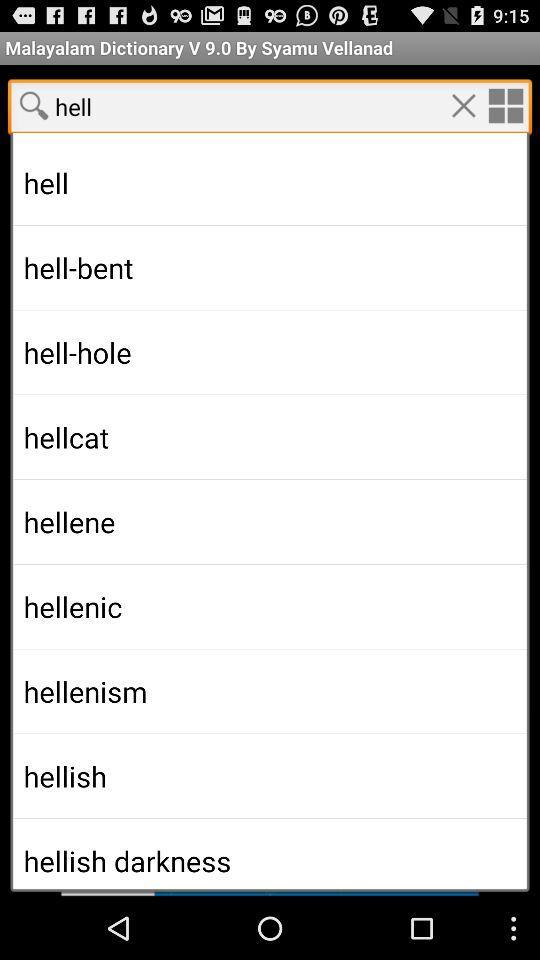  Describe the element at coordinates (33, 105) in the screenshot. I see `page share button` at that location.